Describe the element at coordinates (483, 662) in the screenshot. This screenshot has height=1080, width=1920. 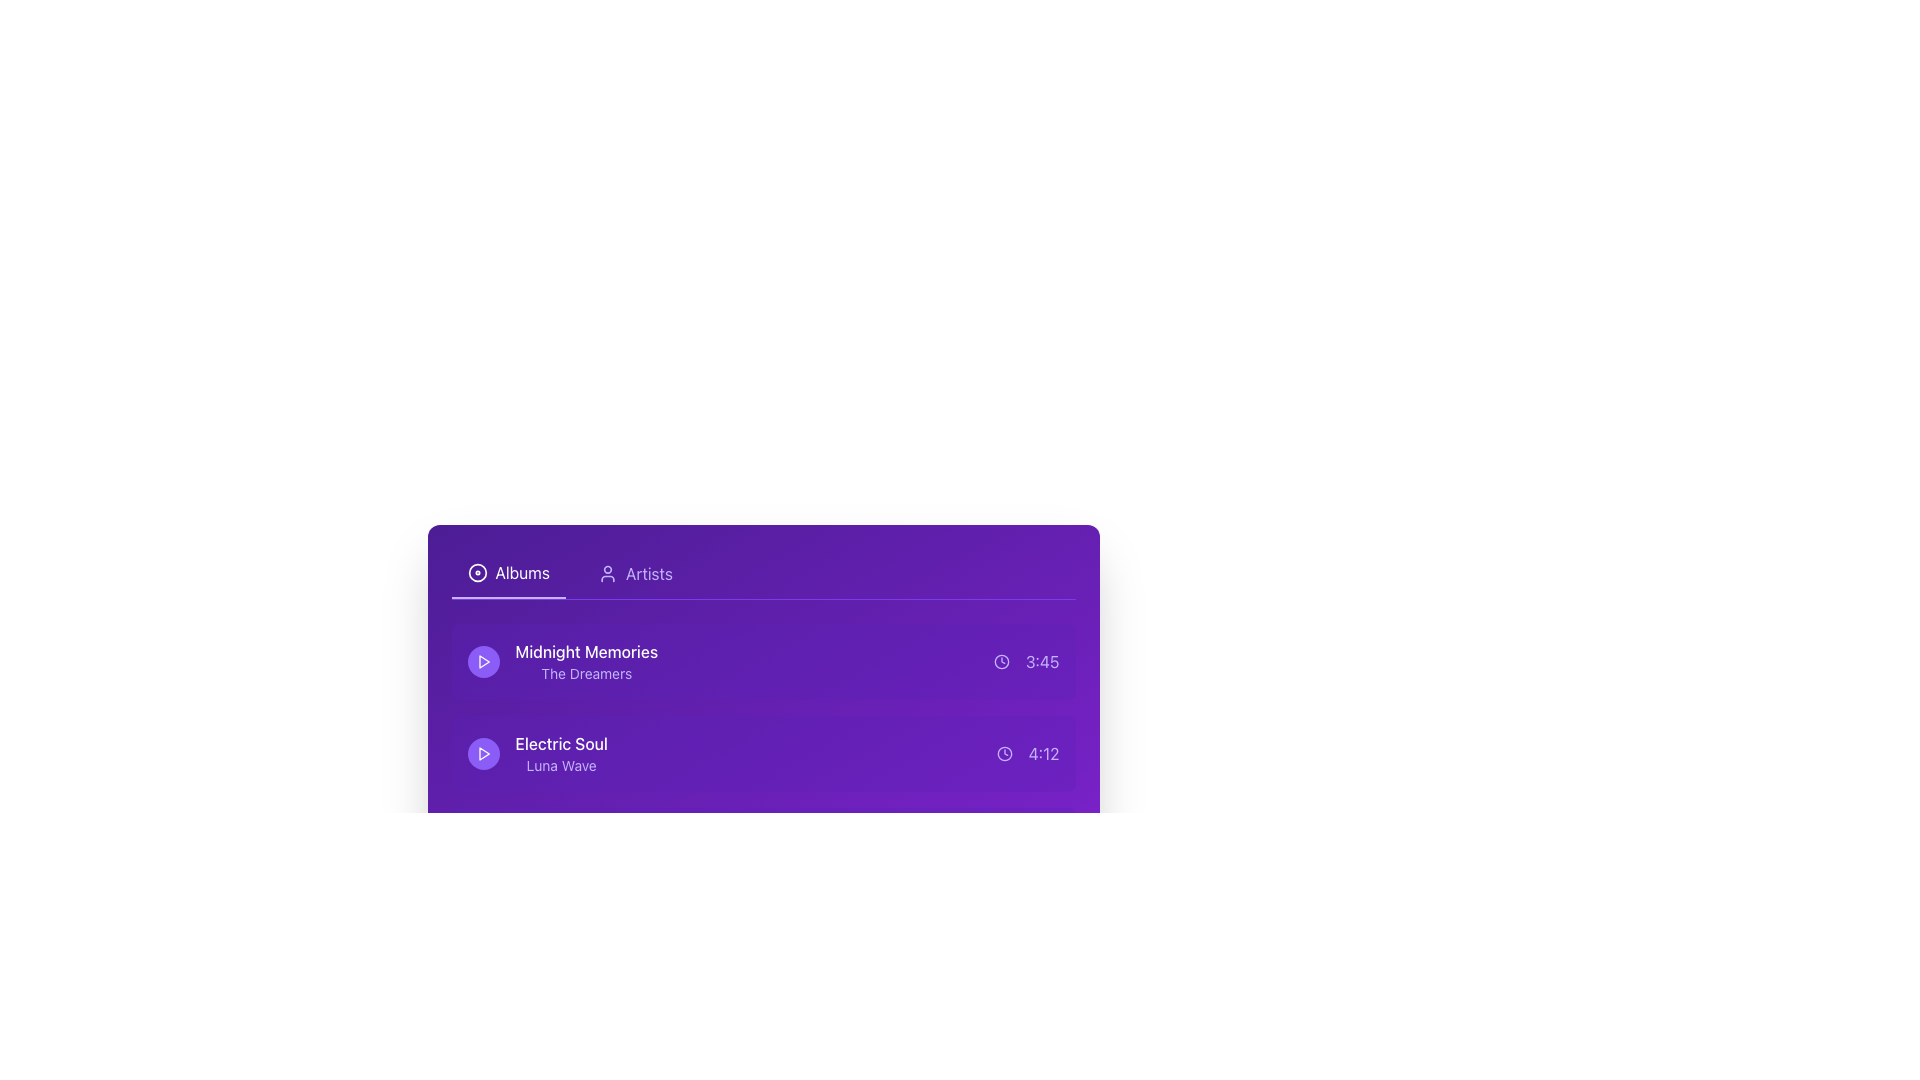
I see `the SVG play icon resembling a 'play' button, which is centrally located within a circular button to the left of the track listing 'Electric Soul' by 'Luna Wave'` at that location.